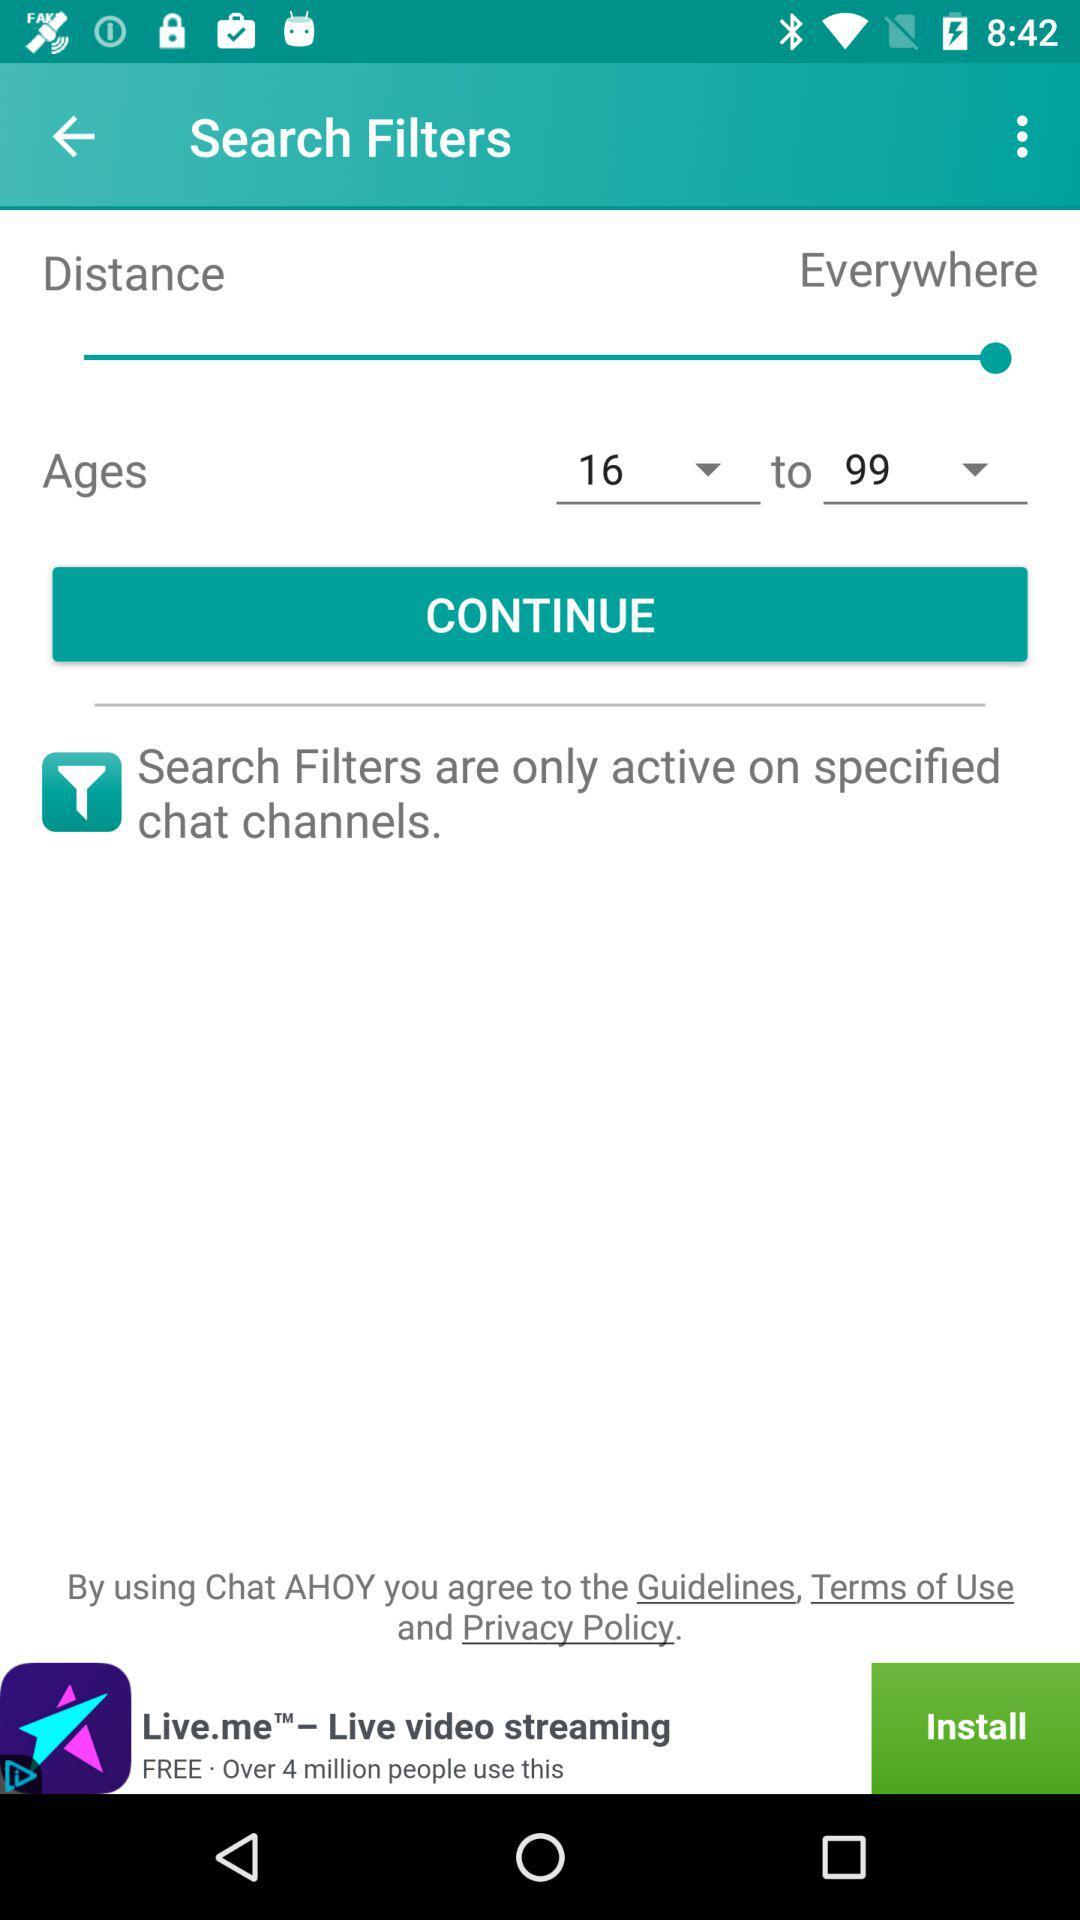  I want to click on continue, so click(540, 613).